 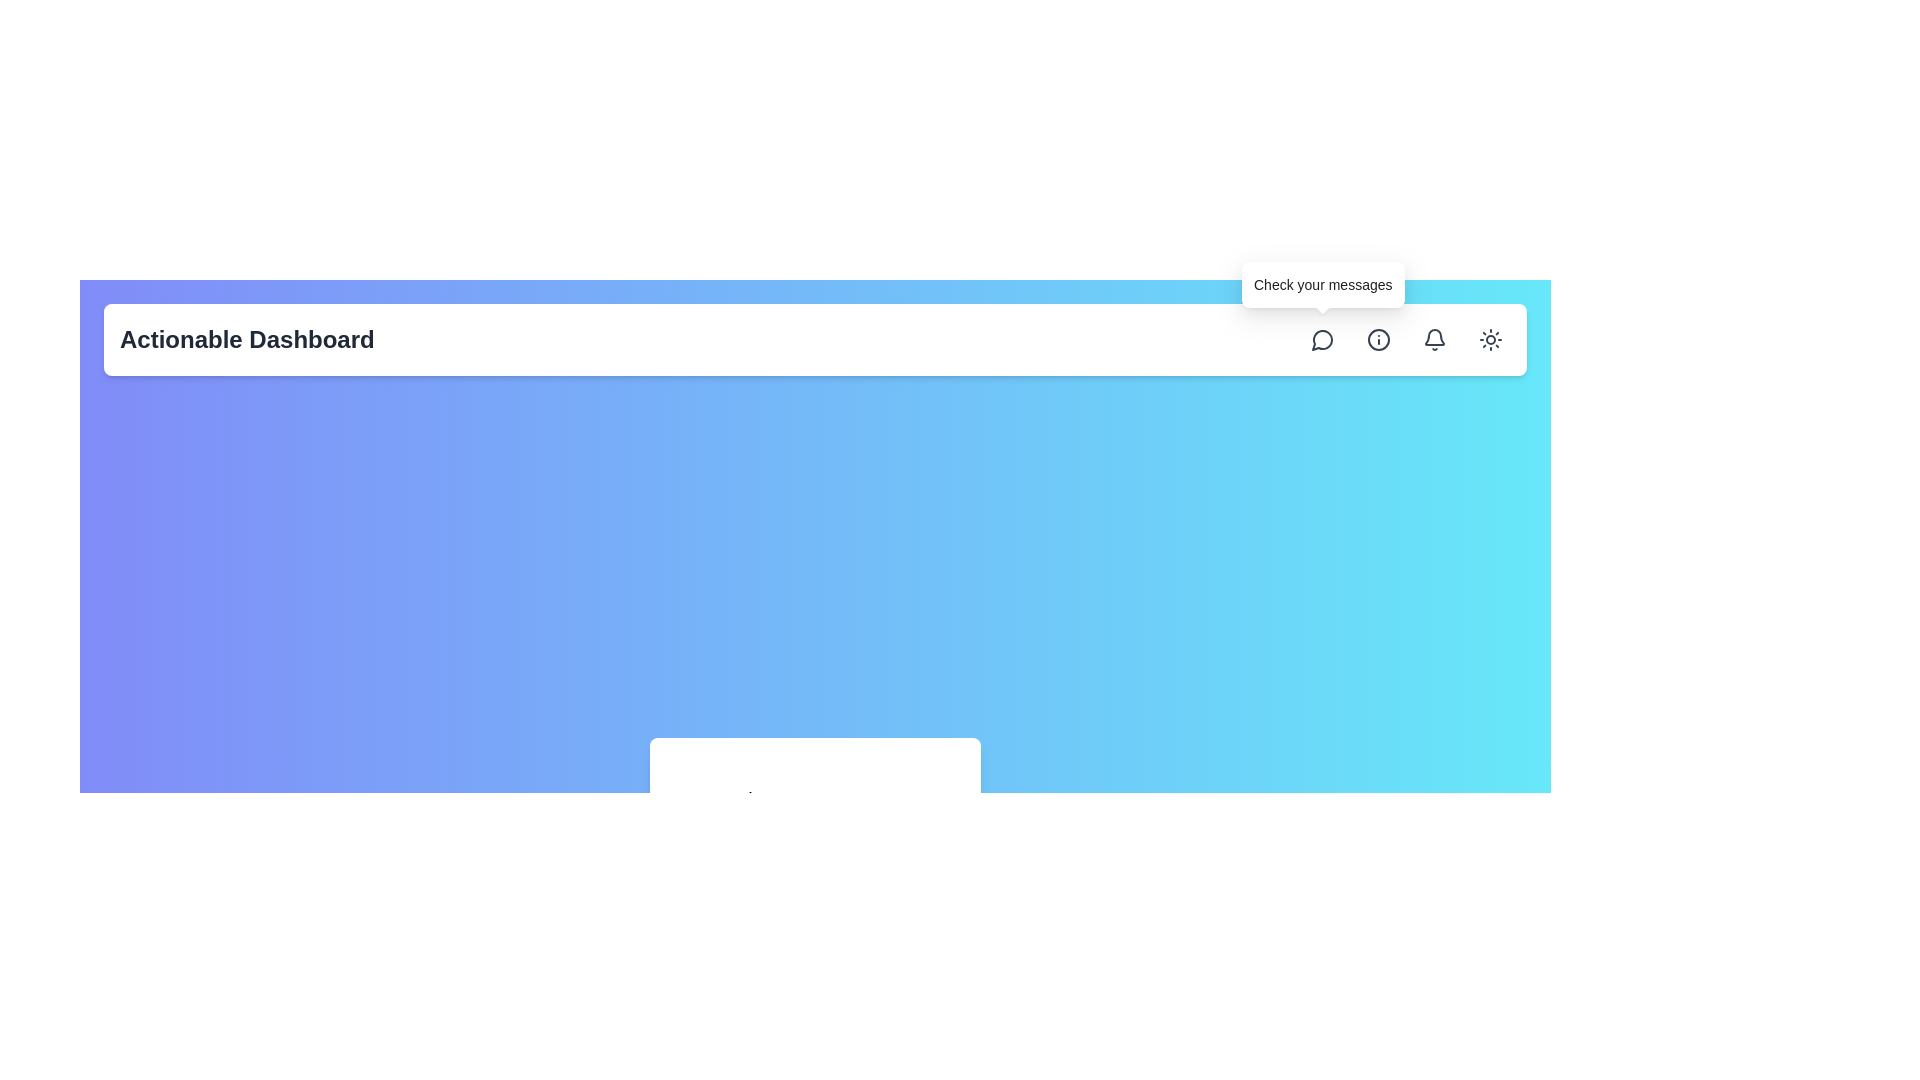 What do you see at coordinates (1323, 338) in the screenshot?
I see `the circular button with a speech bubble icon in the header section` at bounding box center [1323, 338].